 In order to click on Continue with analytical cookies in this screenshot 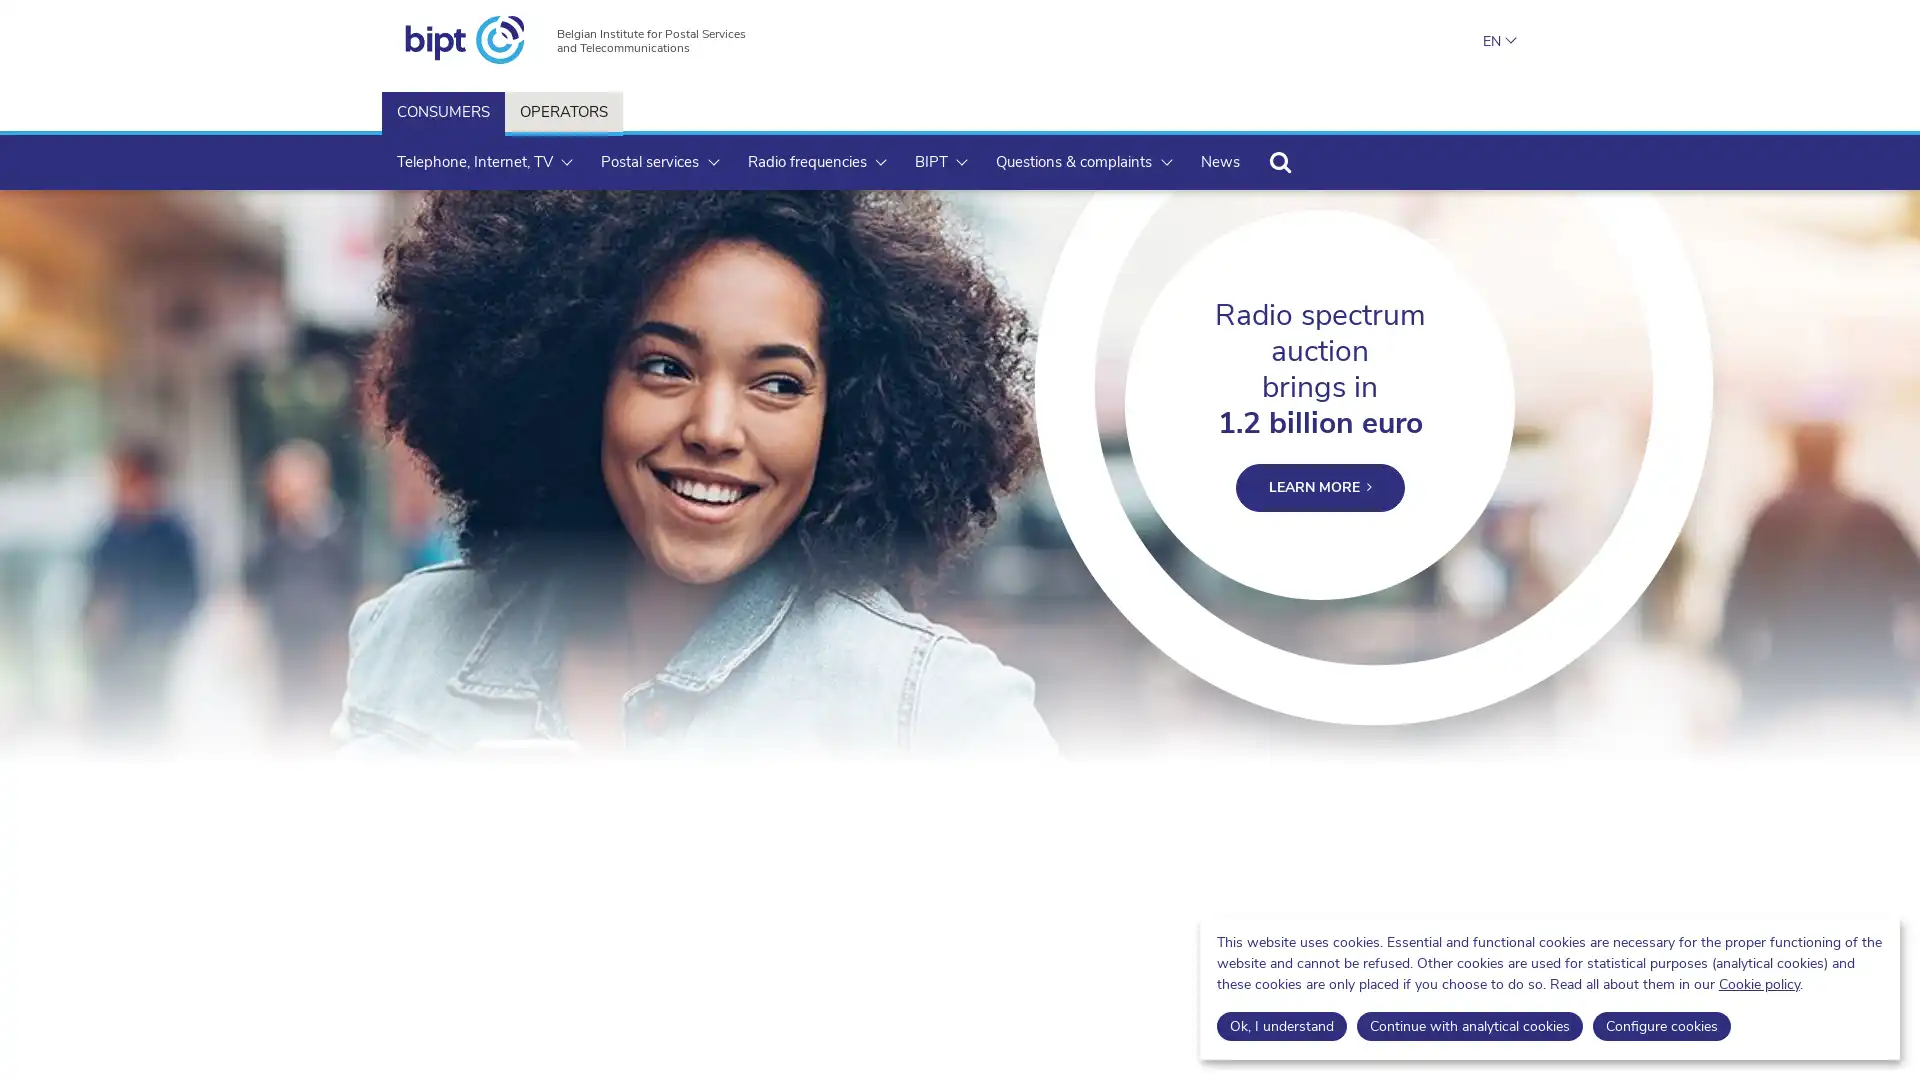, I will do `click(1468, 1026)`.